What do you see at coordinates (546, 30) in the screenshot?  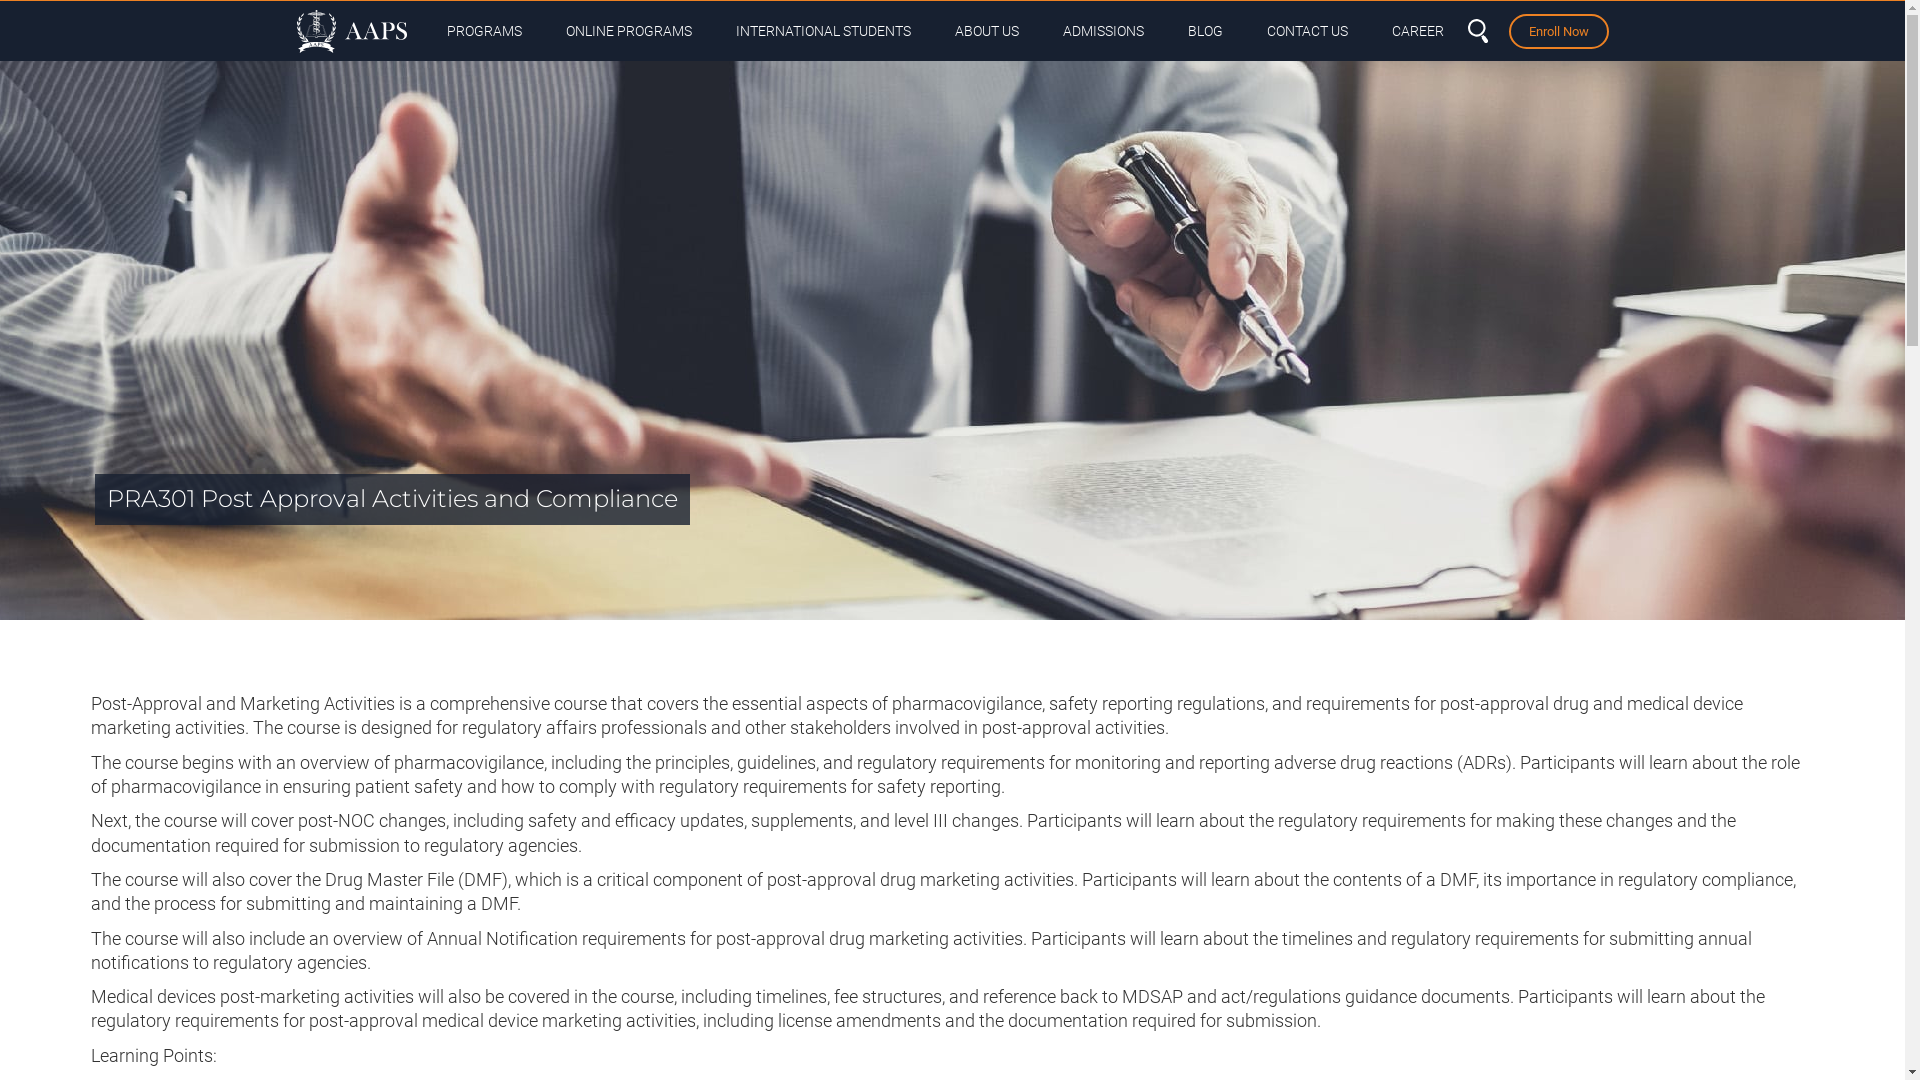 I see `'ONLINE PROGRAMS'` at bounding box center [546, 30].